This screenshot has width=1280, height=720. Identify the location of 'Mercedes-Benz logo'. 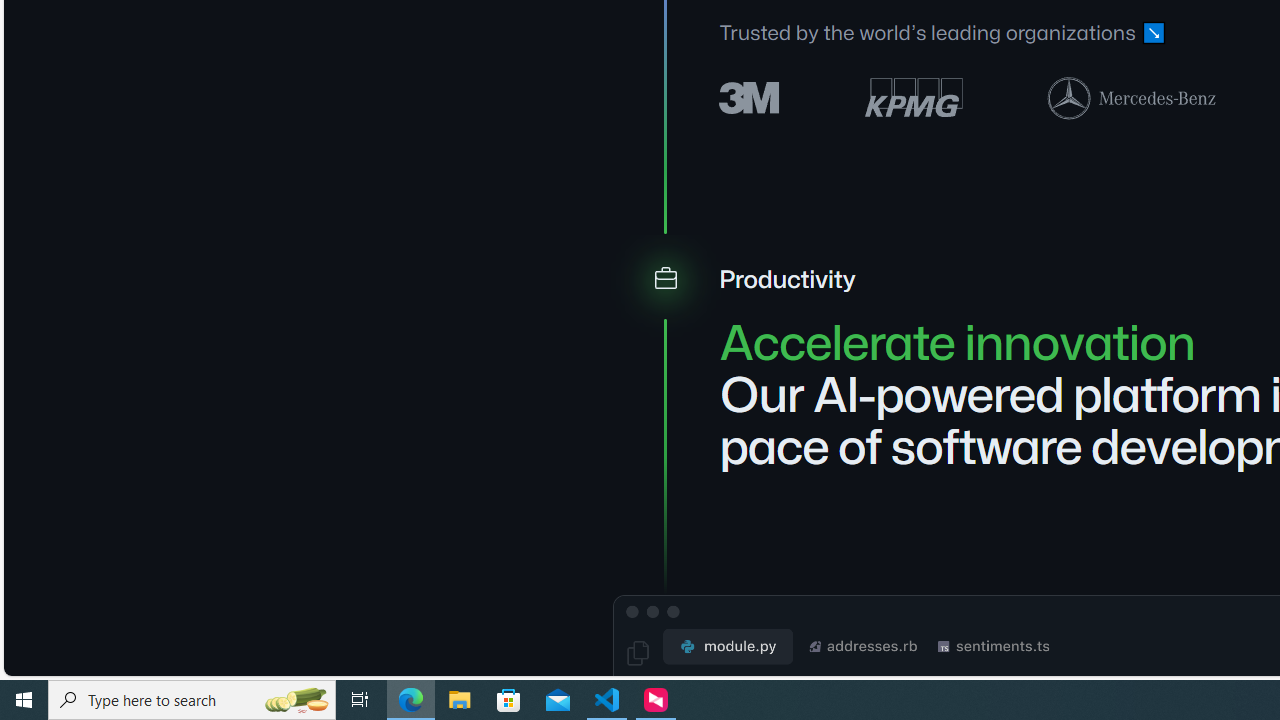
(1132, 97).